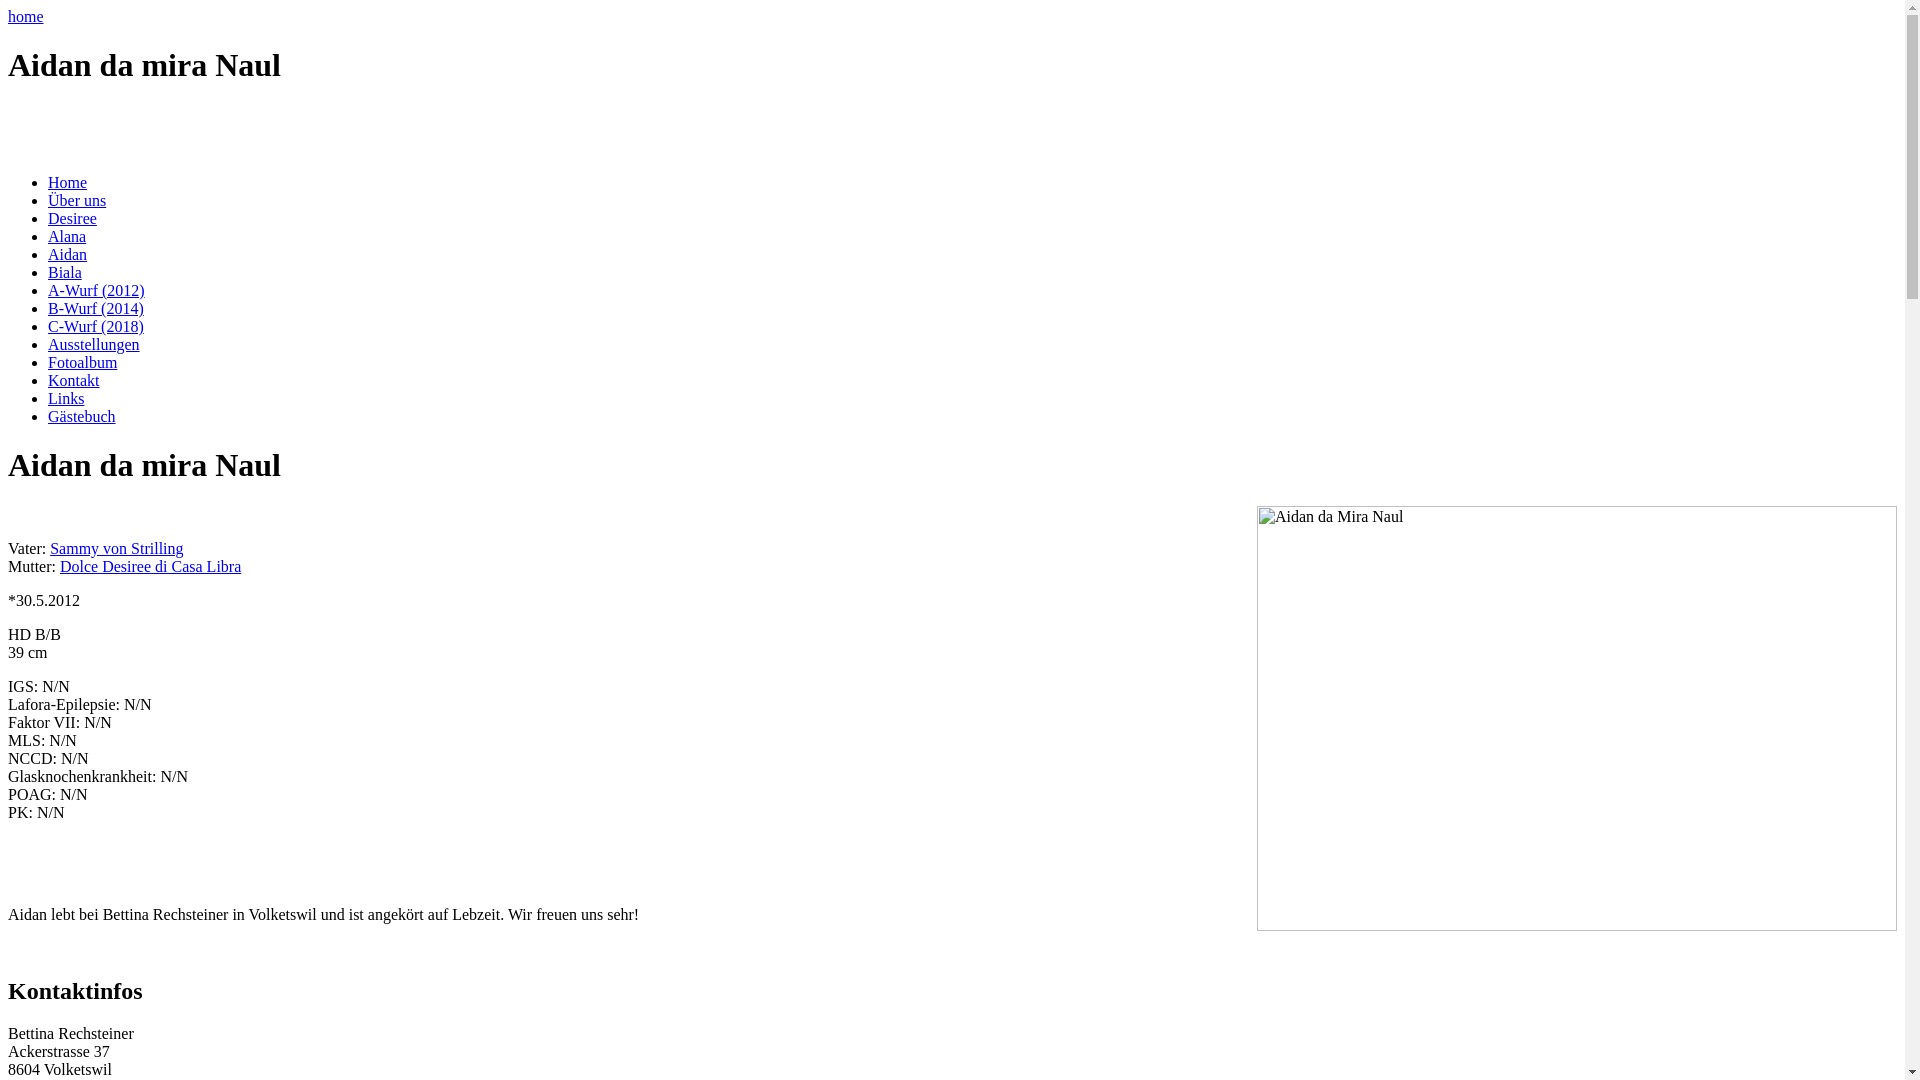 The width and height of the screenshot is (1920, 1080). Describe the element at coordinates (115, 548) in the screenshot. I see `'Sammy von Strilling'` at that location.